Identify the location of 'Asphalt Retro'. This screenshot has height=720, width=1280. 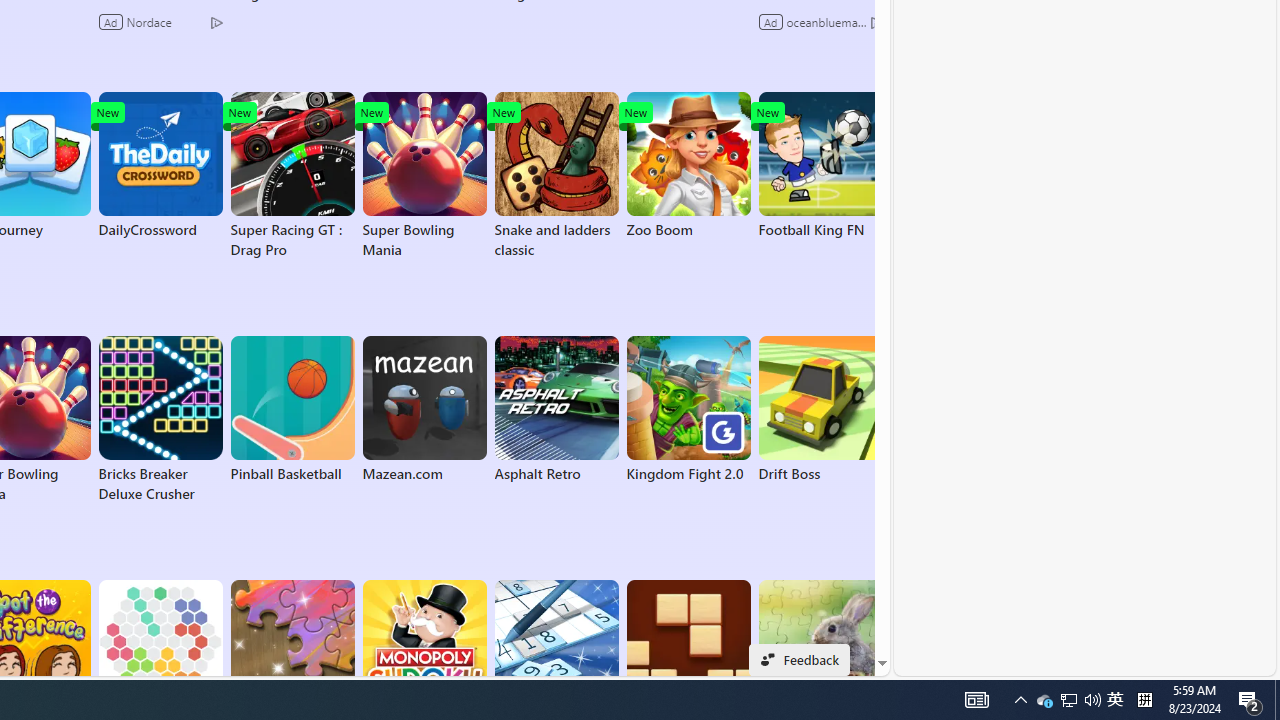
(556, 409).